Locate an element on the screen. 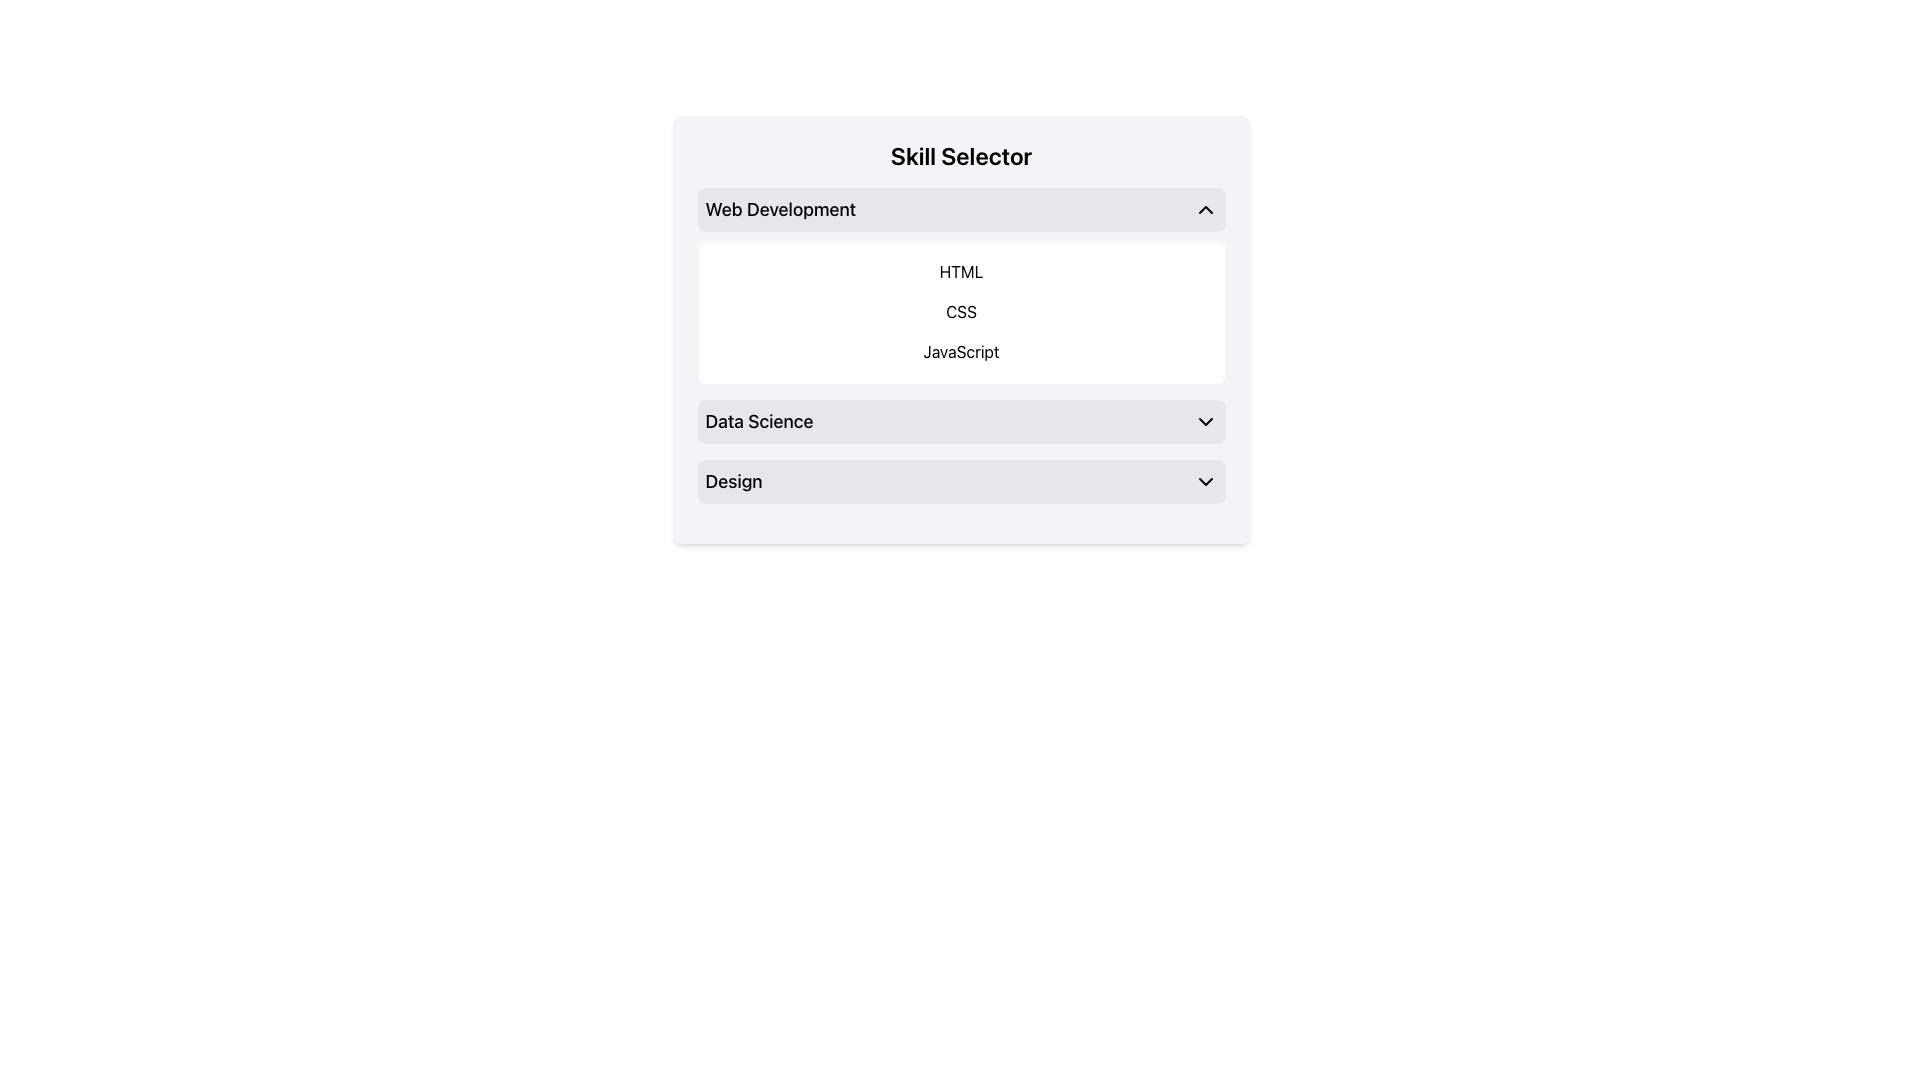 The height and width of the screenshot is (1080, 1920). the first item in the 'Web Development' category list is located at coordinates (961, 272).